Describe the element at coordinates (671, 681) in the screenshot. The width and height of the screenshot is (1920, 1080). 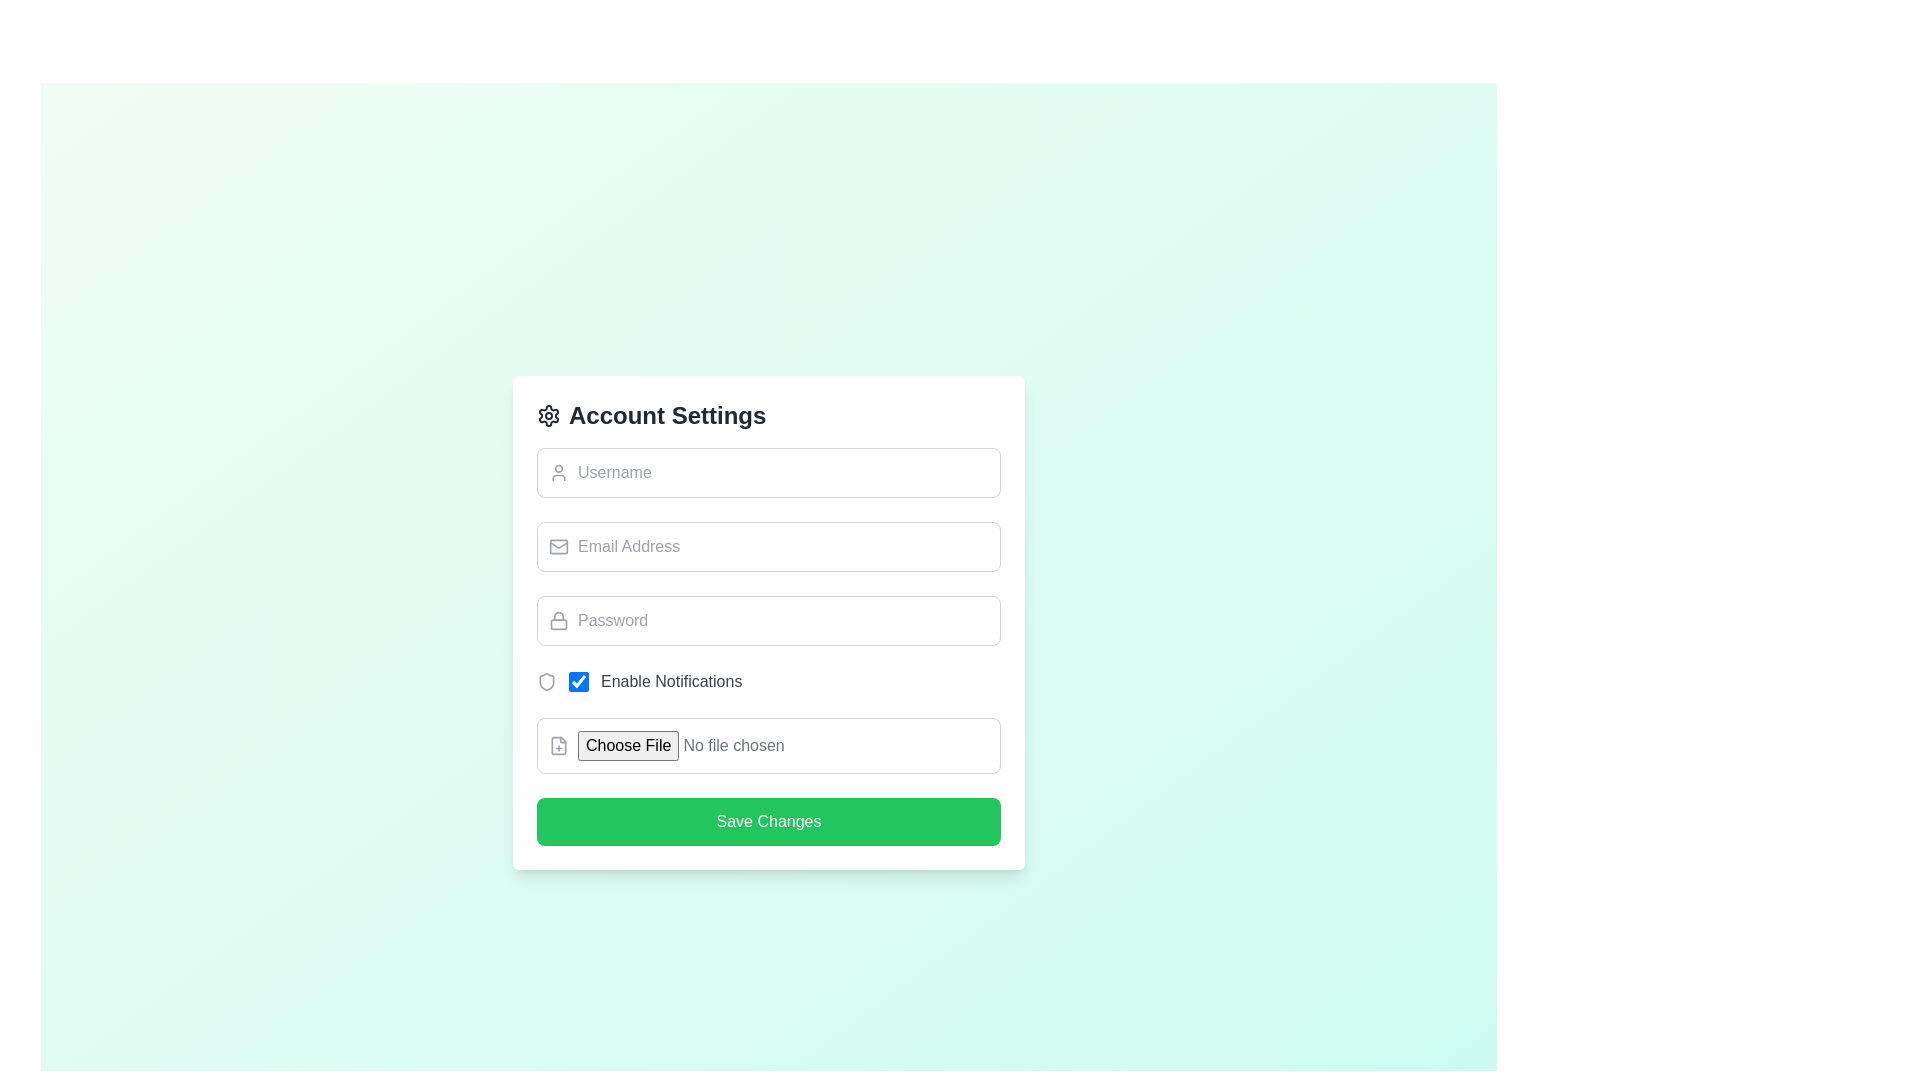
I see `text label displaying 'Enable Notifications' which is styled with a gray font color and located next to a checkbox in the account settings section` at that location.